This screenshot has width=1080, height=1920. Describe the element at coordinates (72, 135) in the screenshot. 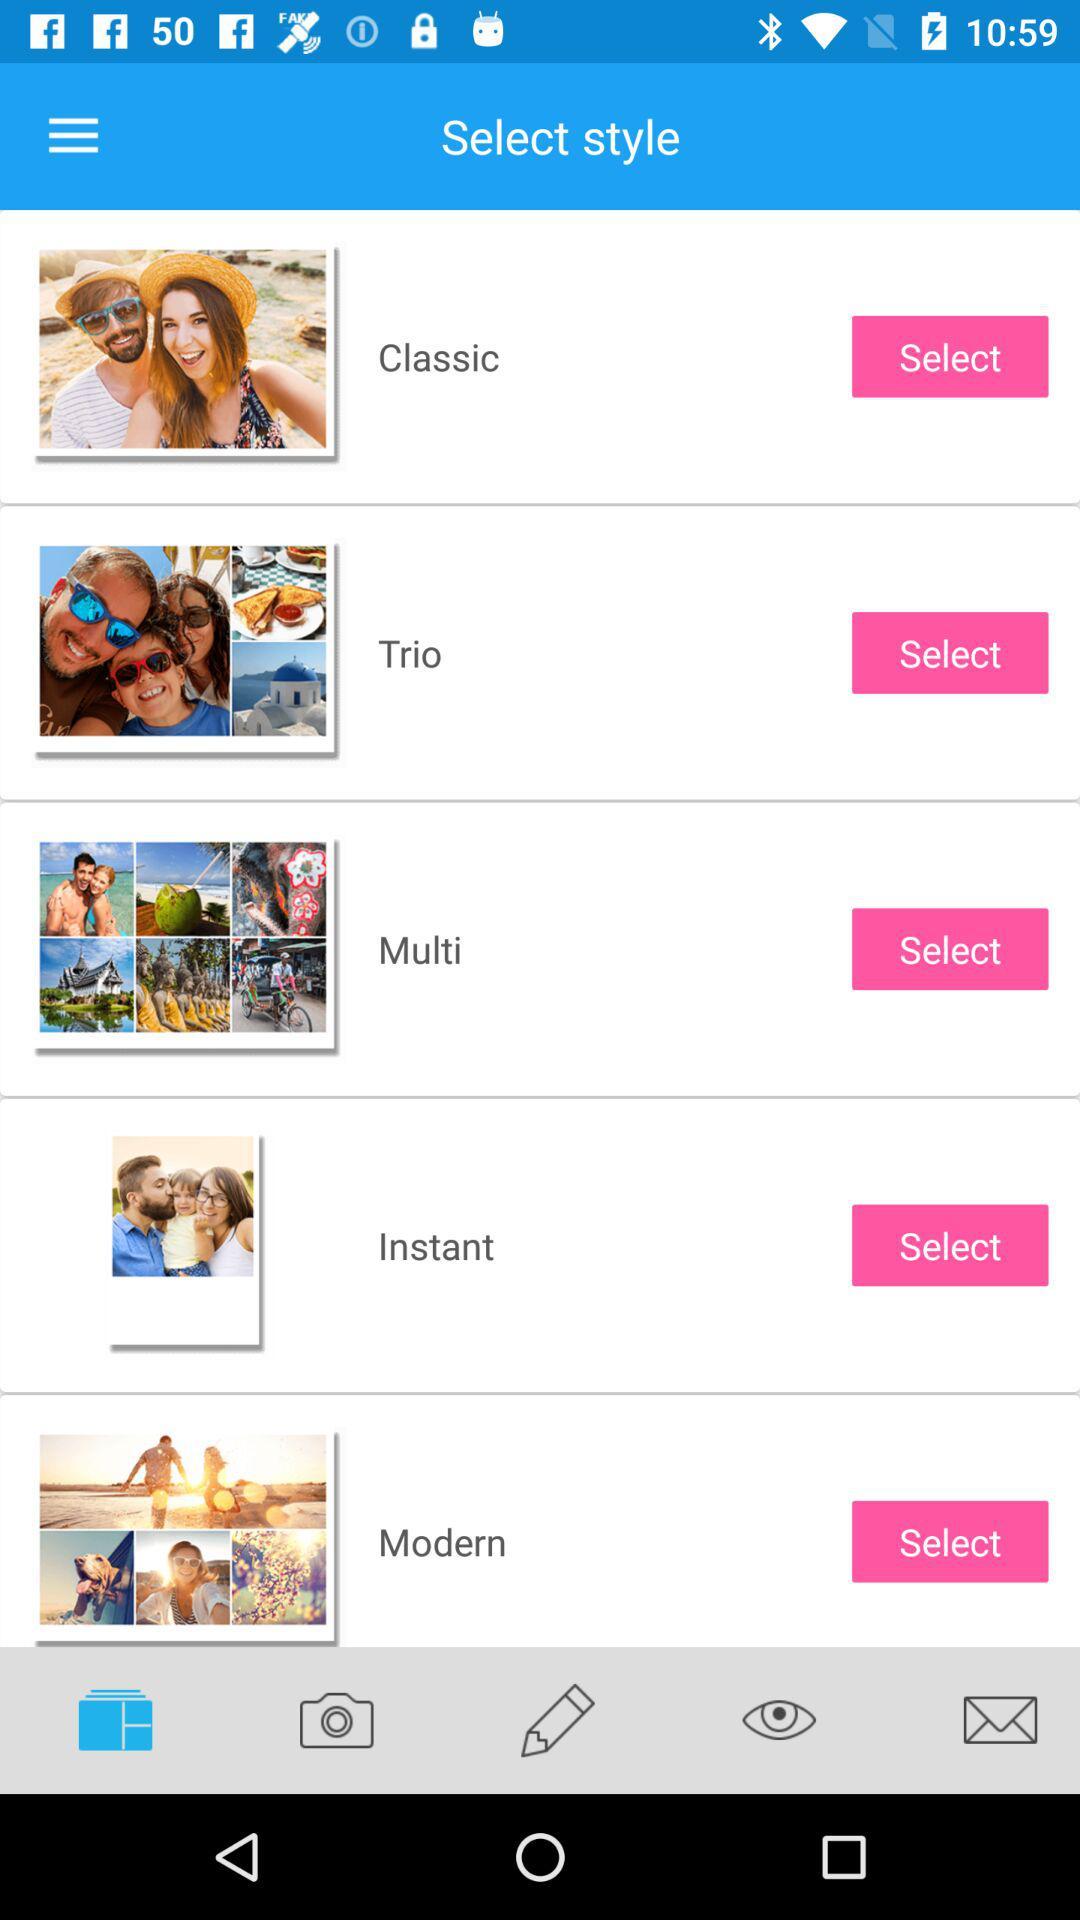

I see `icon to the left of the select style` at that location.